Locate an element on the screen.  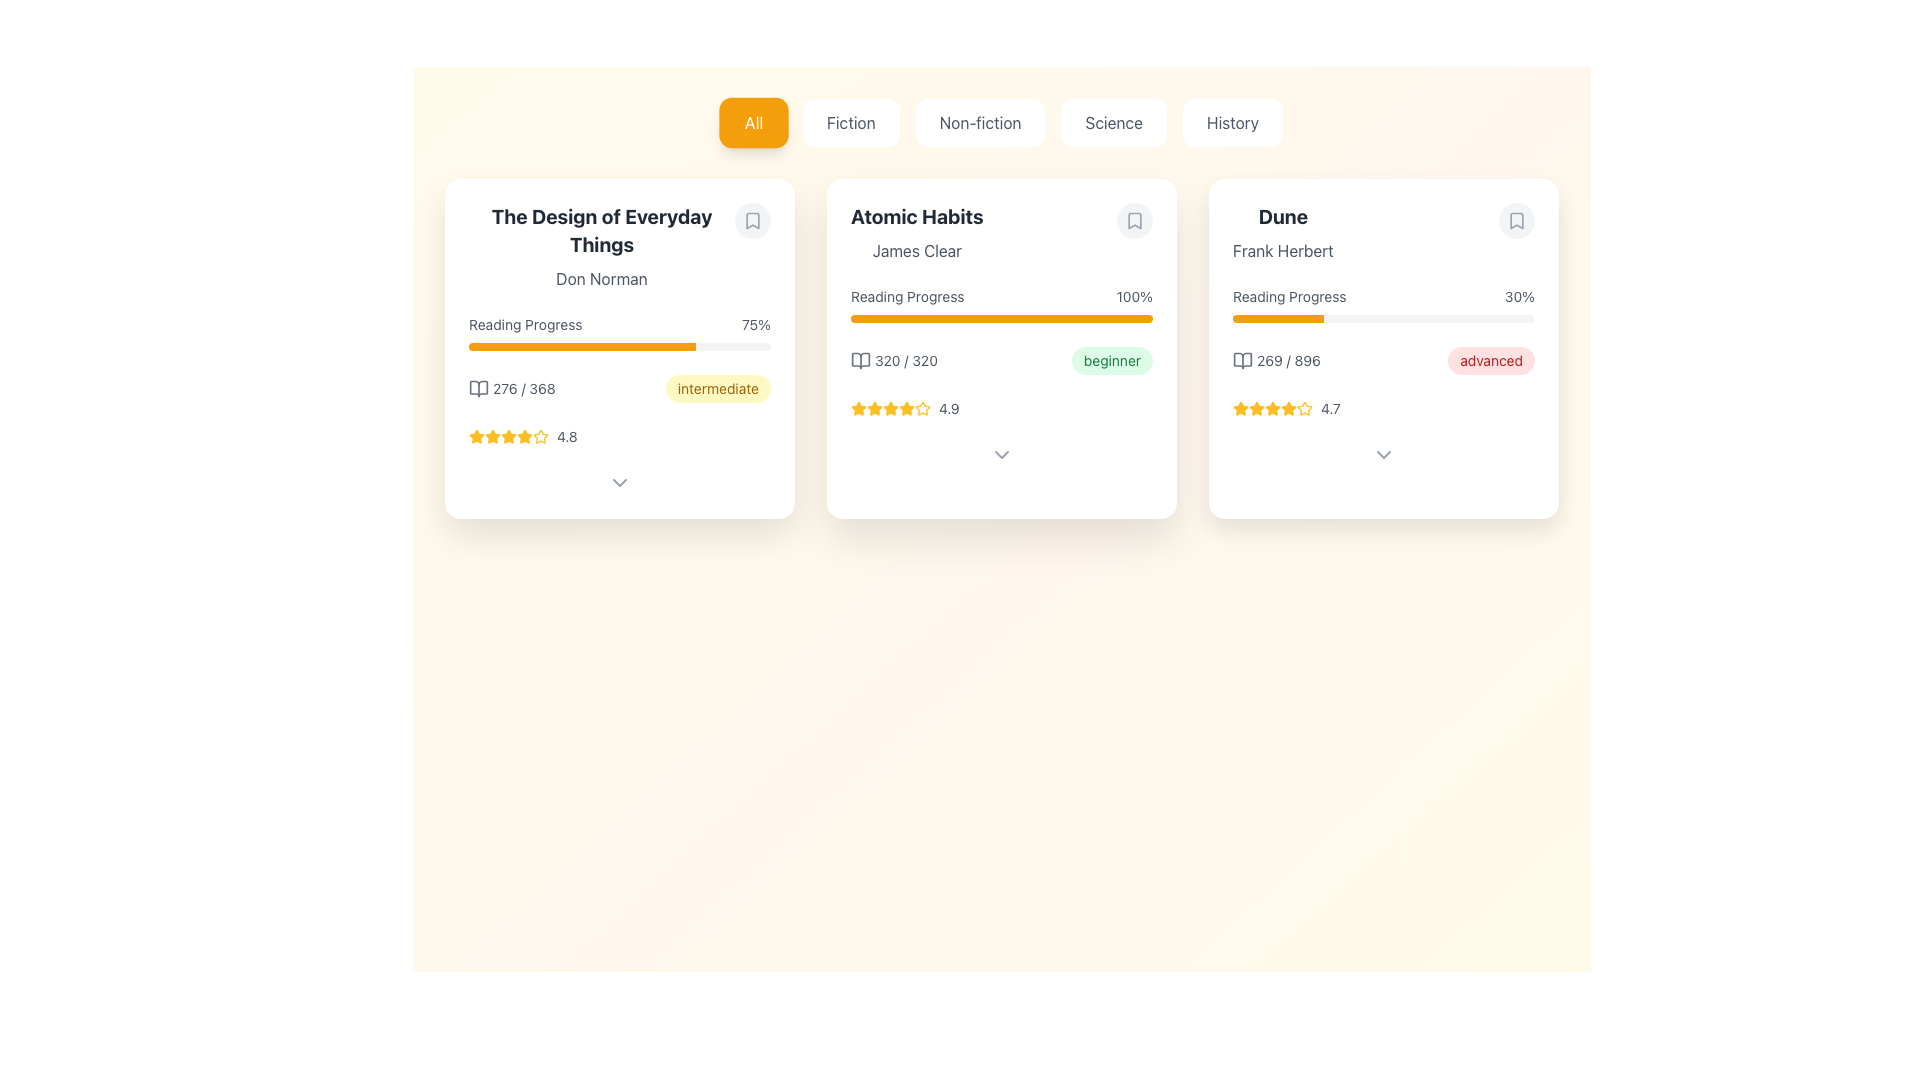
the text label that displays 'The Design of Everyday Things' by Don Norman, which is prominently positioned at the top-left corner of the first card in a grid layout is located at coordinates (618, 245).